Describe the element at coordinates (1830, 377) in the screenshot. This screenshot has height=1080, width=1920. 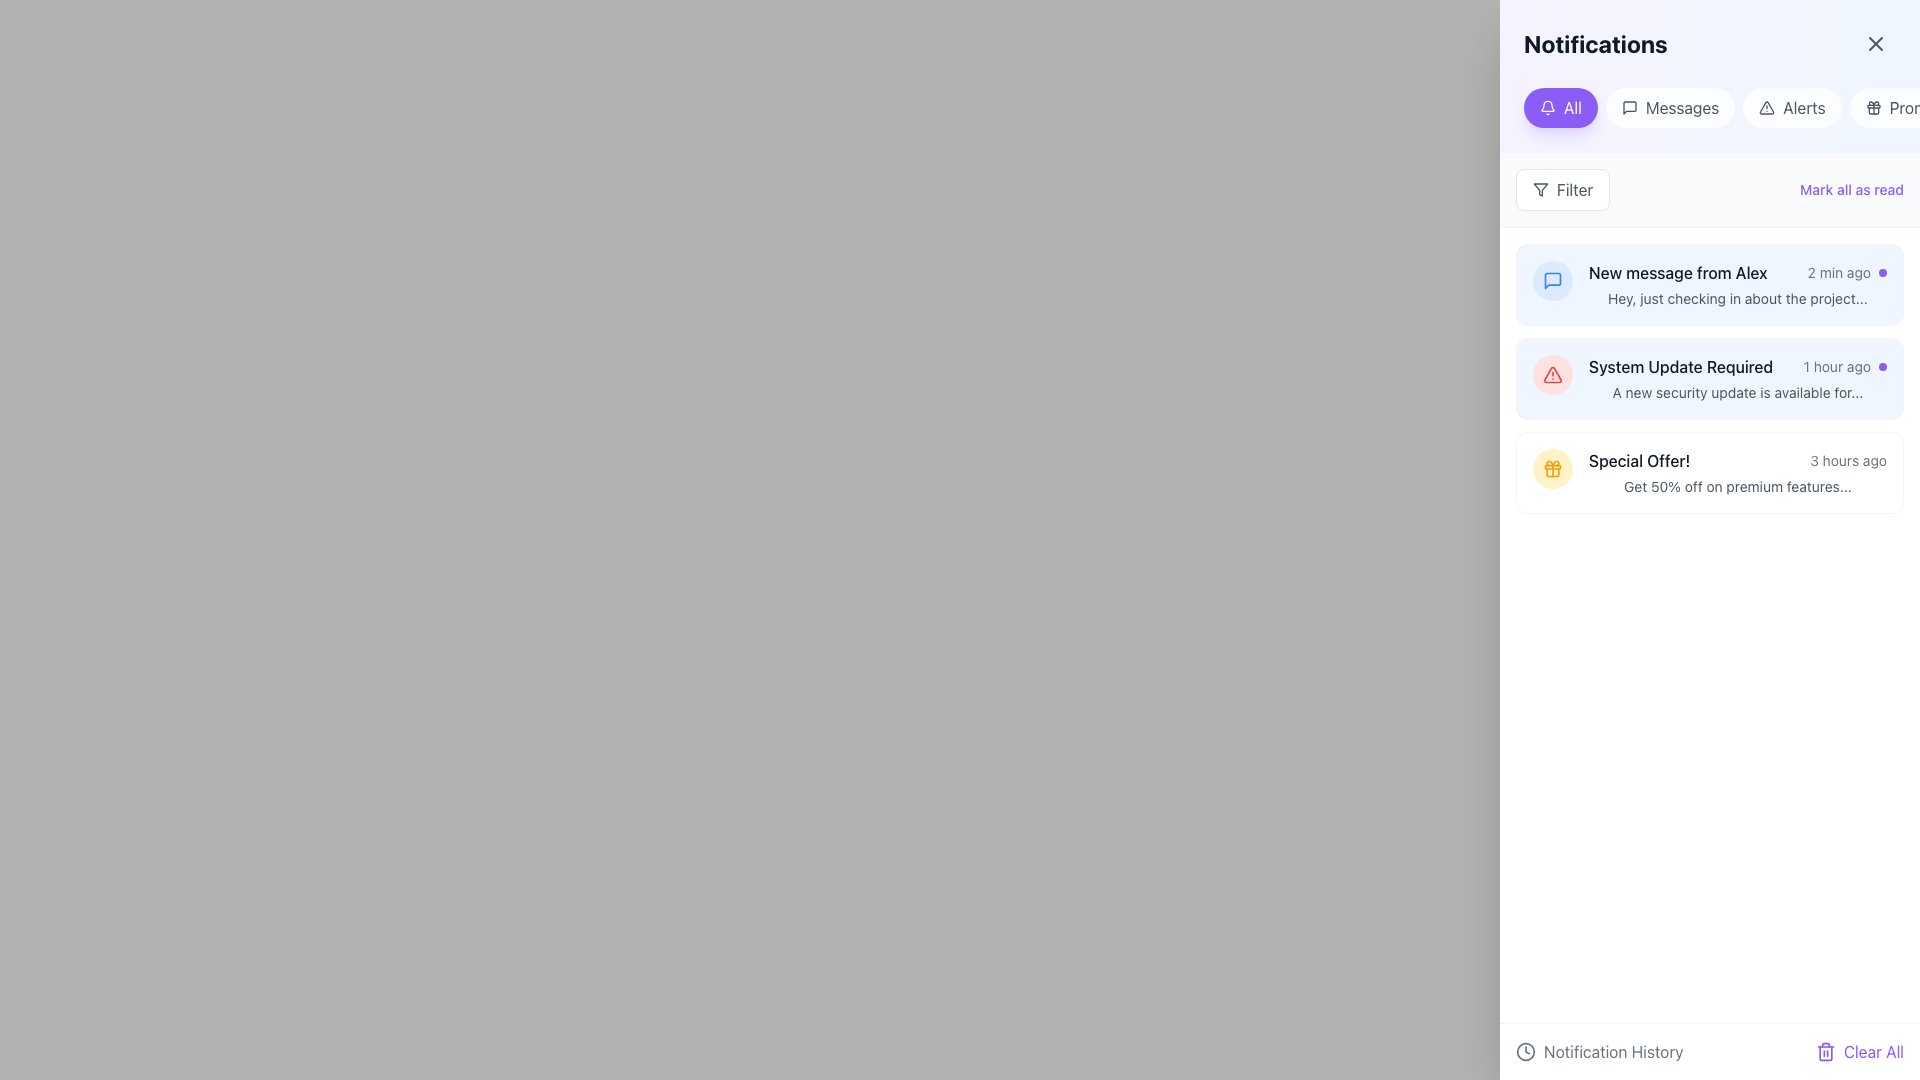
I see `the pin-shaped icon located near the top-right corner of the 'System Update Required' notification` at that location.